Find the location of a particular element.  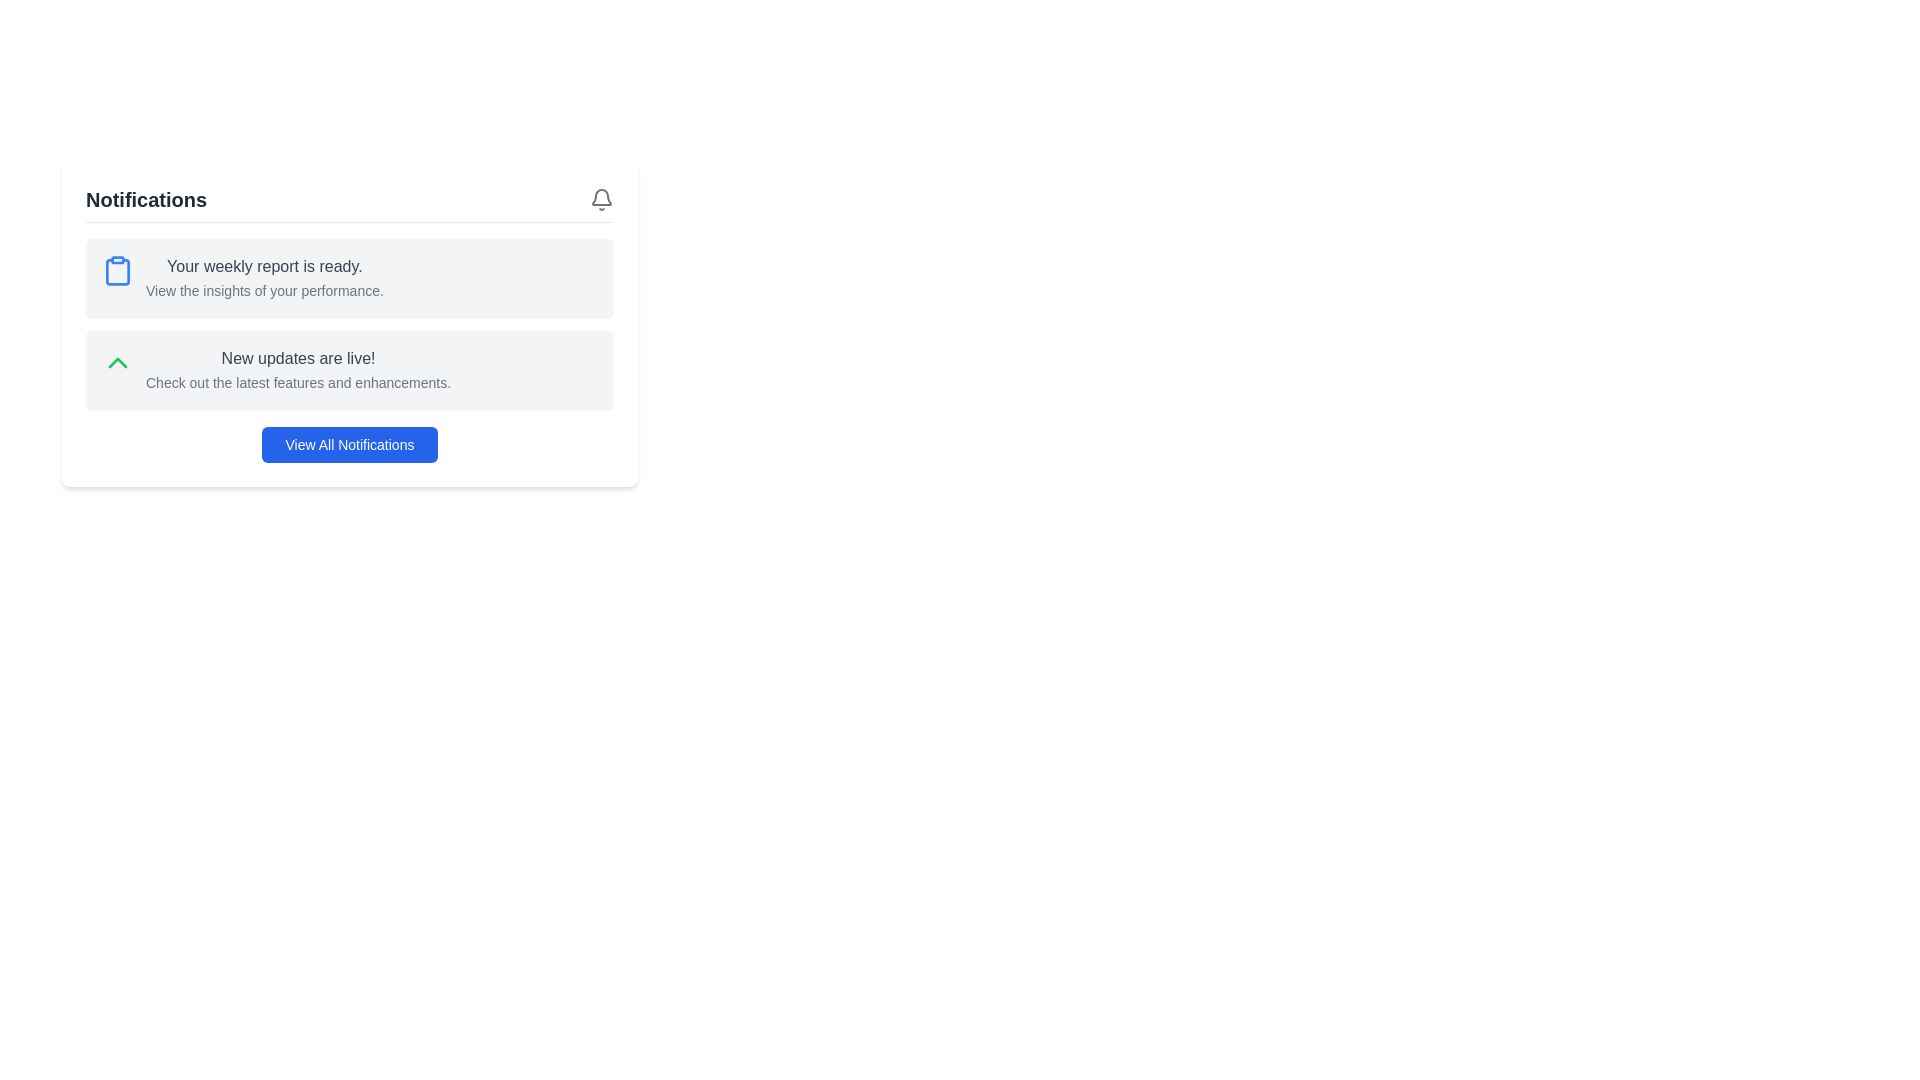

the static text that informs the user their weekly performance report is ready, located within the first notification card in the 'Notifications' section is located at coordinates (263, 265).